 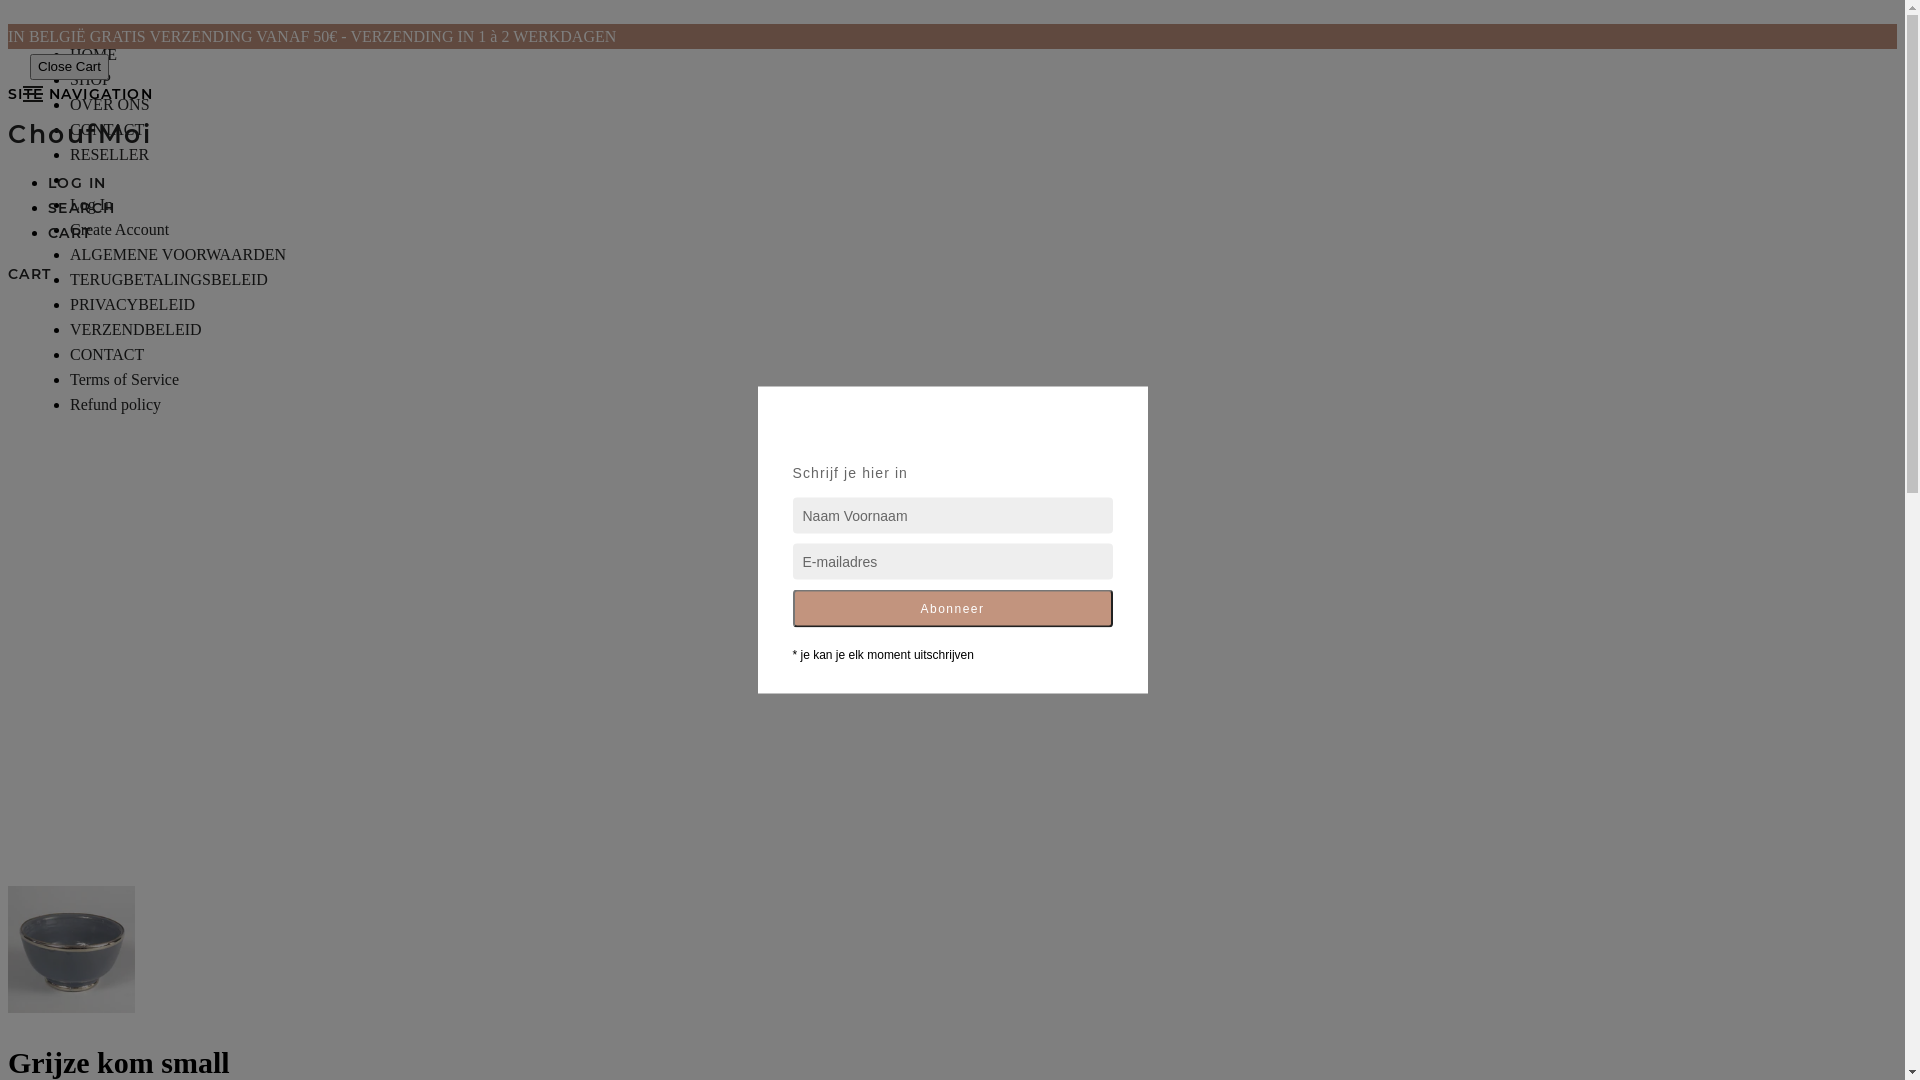 I want to click on 'VERZENDBELEID', so click(x=134, y=328).